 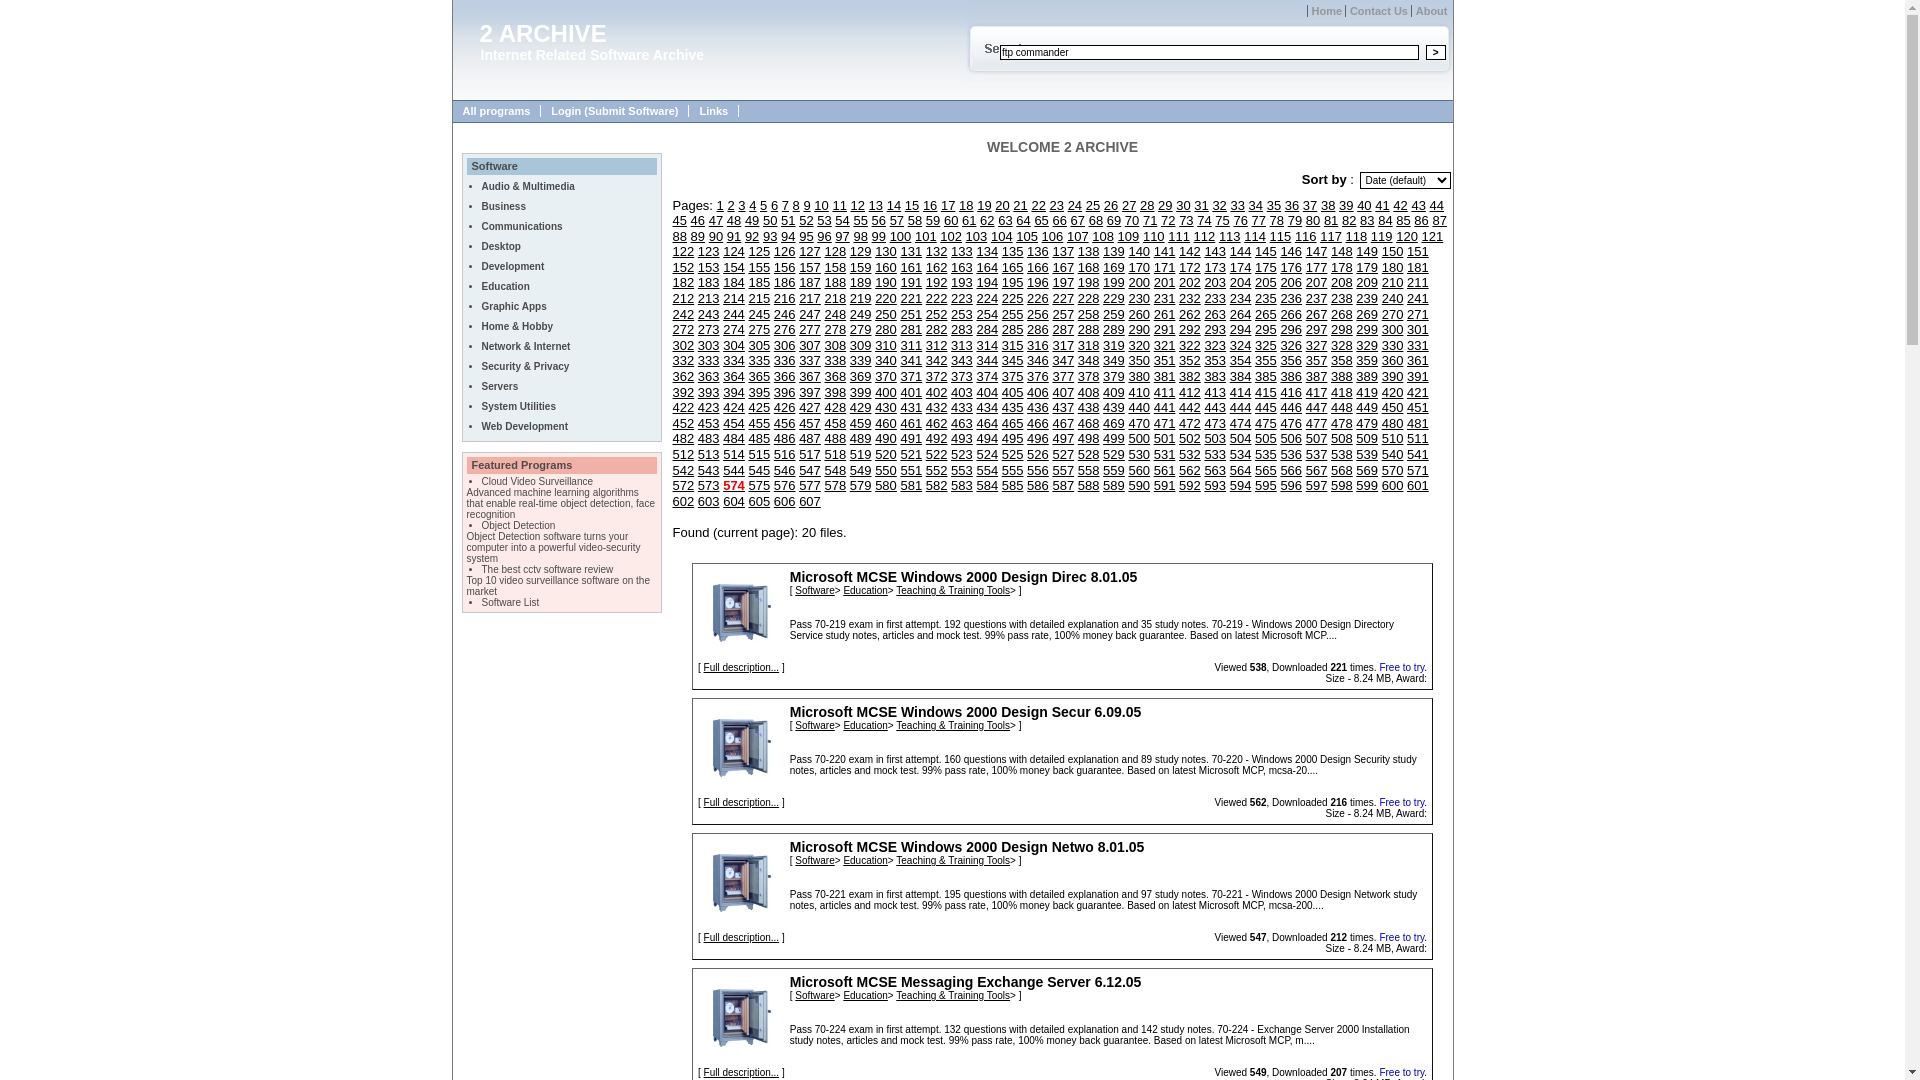 What do you see at coordinates (1165, 376) in the screenshot?
I see `'381'` at bounding box center [1165, 376].